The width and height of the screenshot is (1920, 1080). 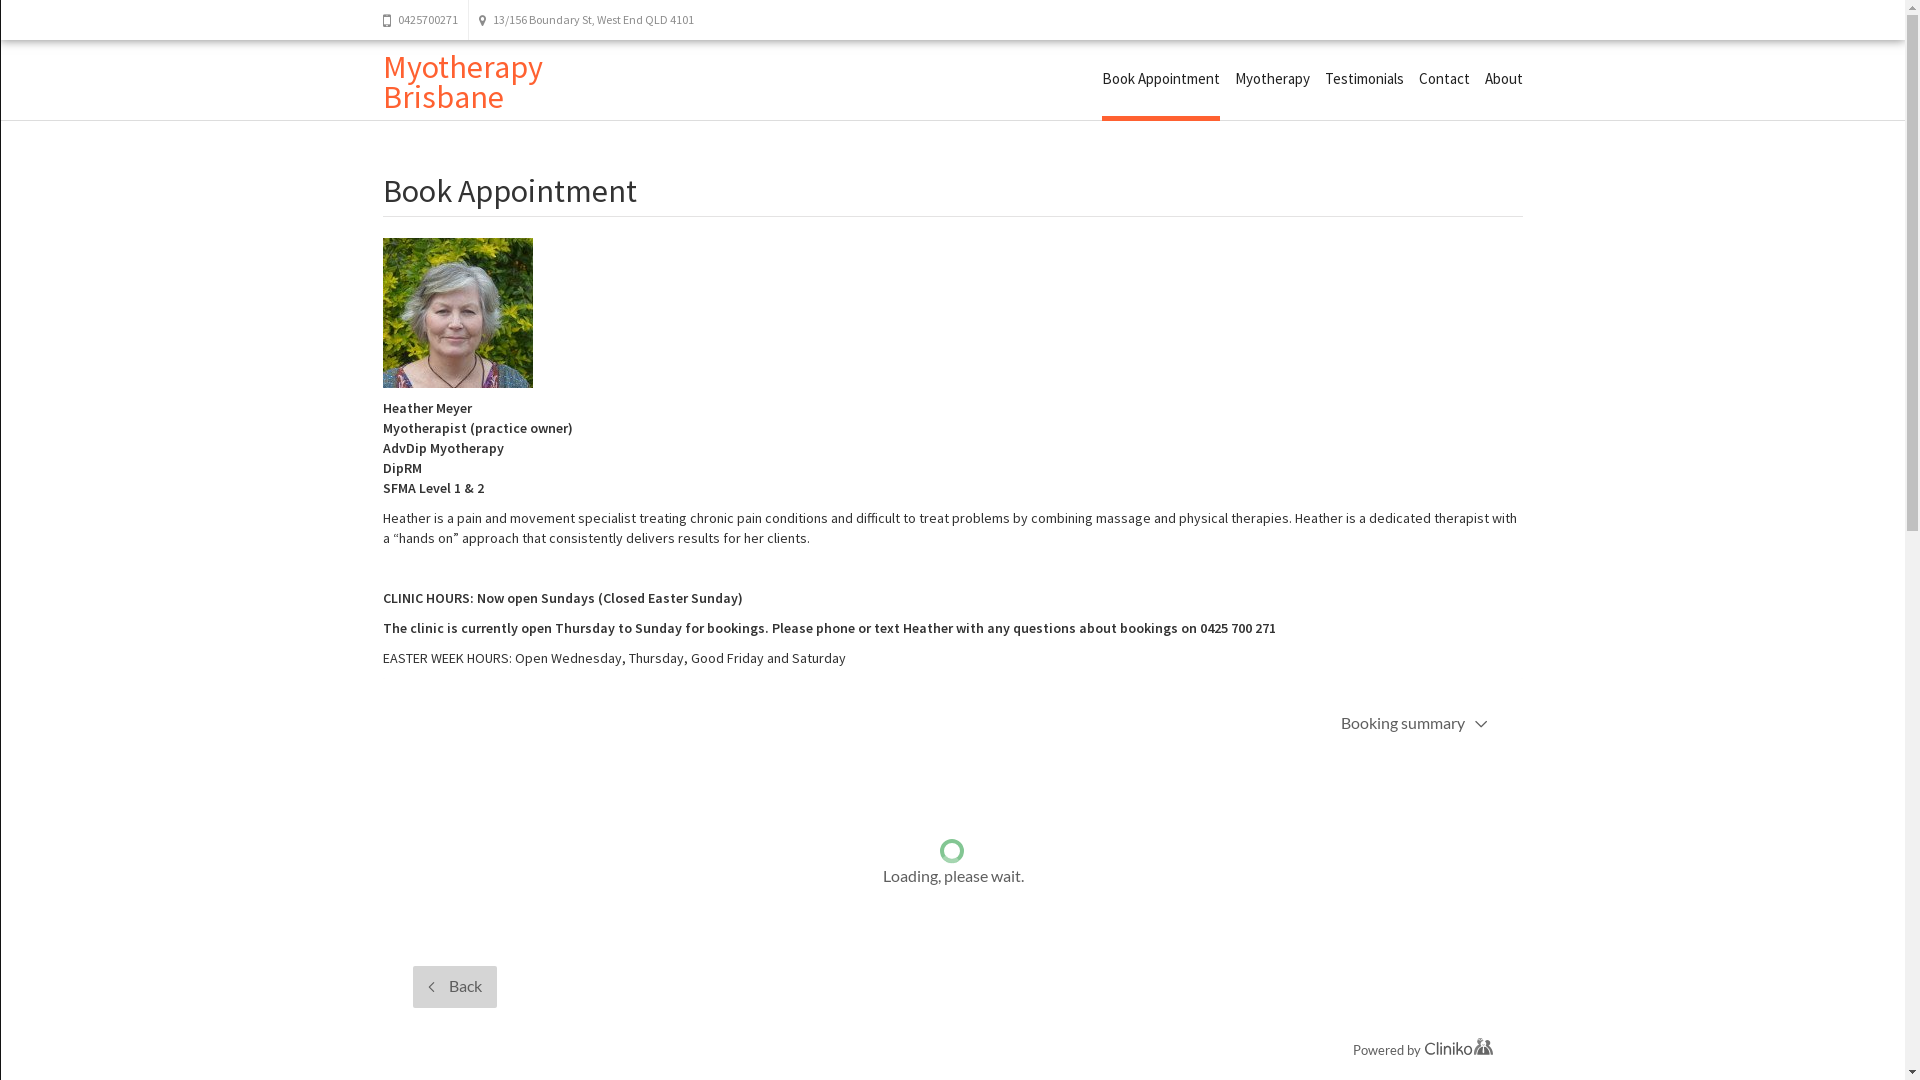 I want to click on 'Contact', so click(x=1416, y=77).